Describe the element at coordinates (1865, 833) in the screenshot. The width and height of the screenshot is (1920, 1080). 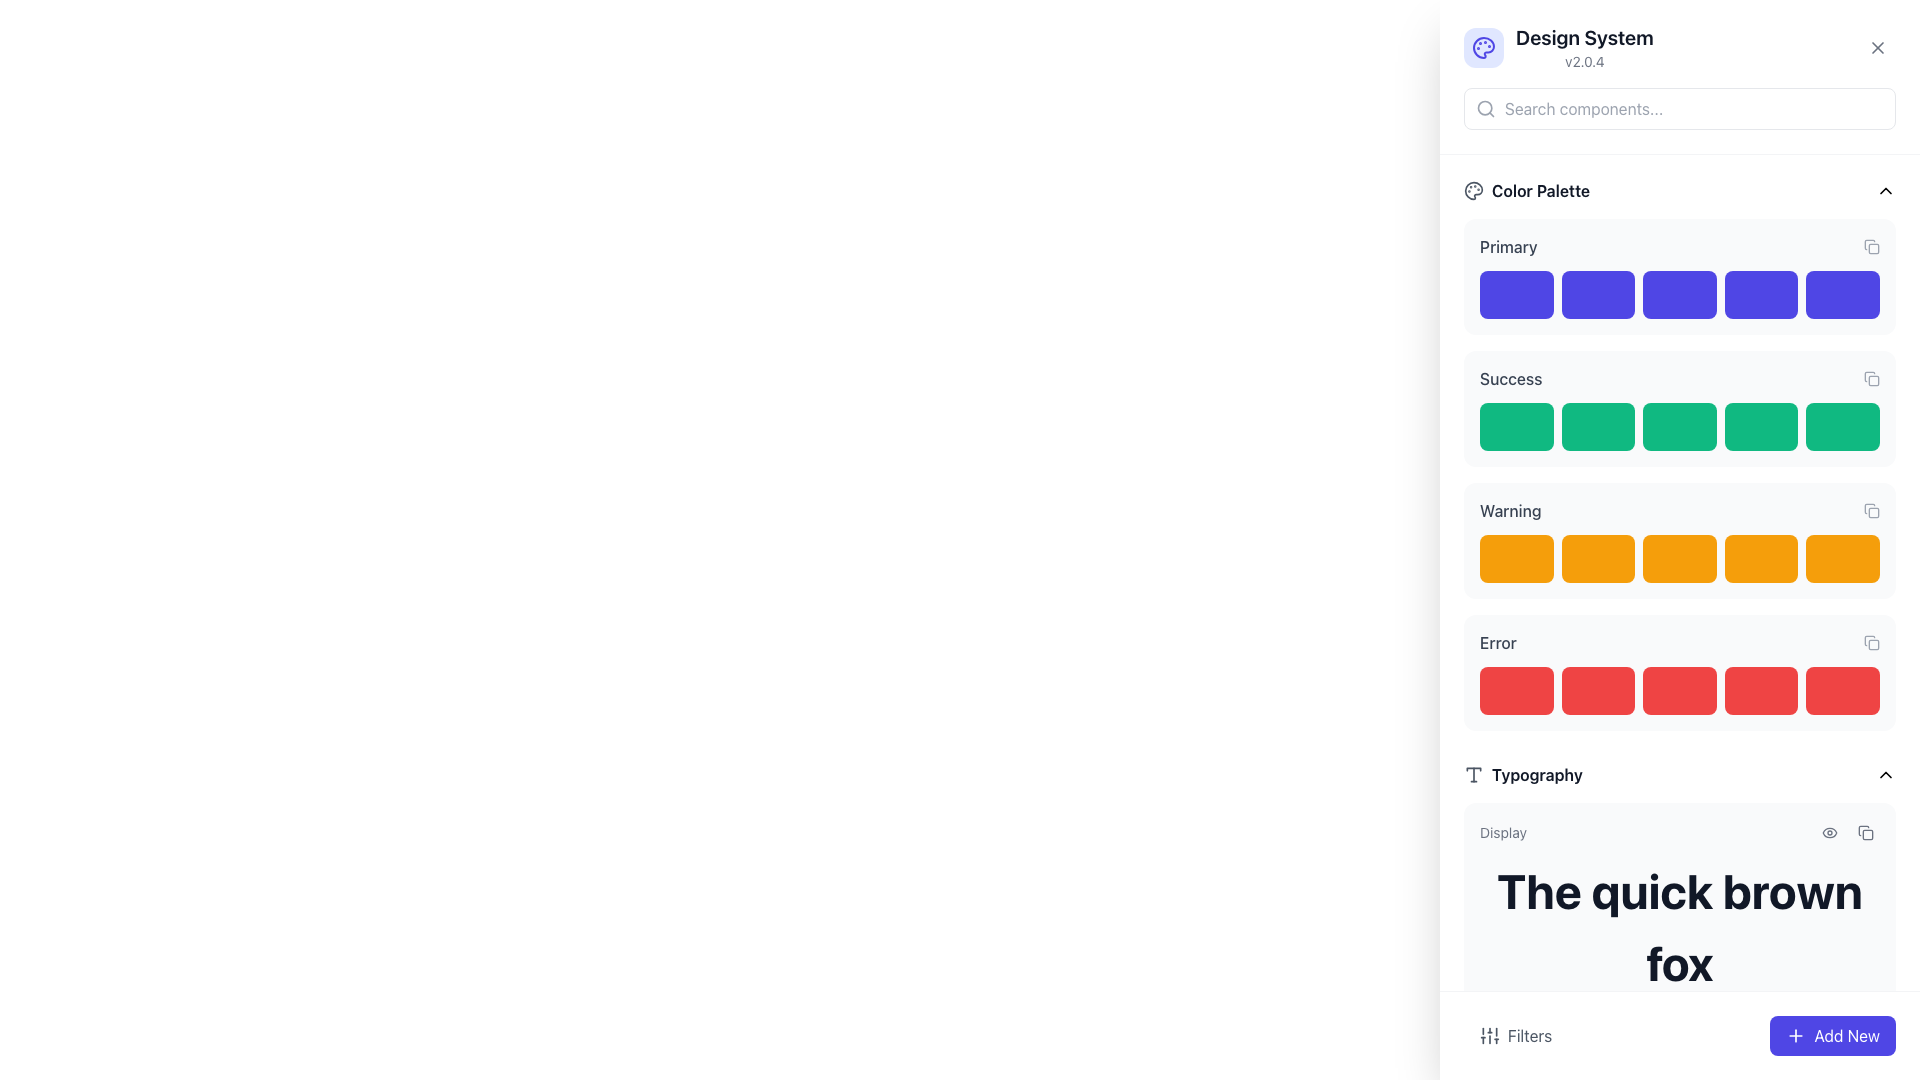
I see `the 'copy' icon button, which is a minimalistic outline styled icon located within the 'Typography' section` at that location.